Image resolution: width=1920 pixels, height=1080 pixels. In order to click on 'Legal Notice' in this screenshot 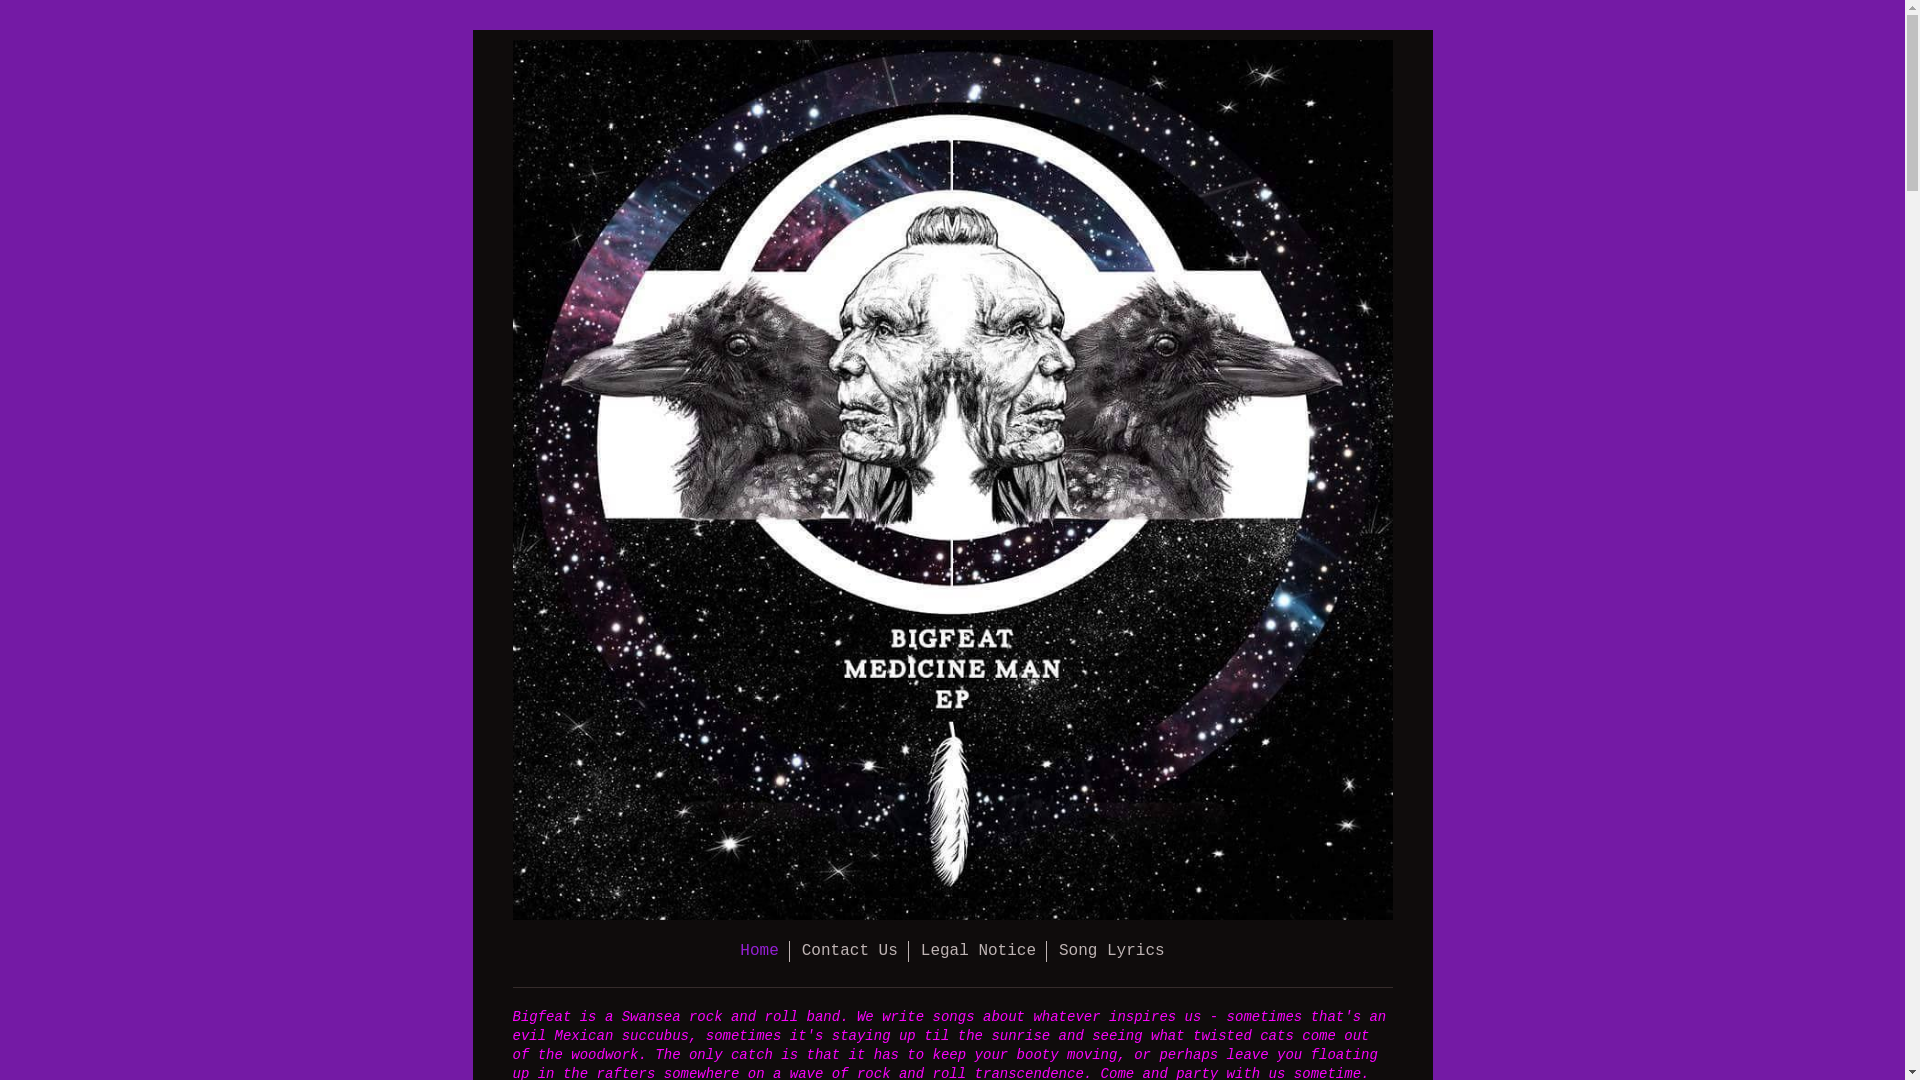, I will do `click(979, 950)`.